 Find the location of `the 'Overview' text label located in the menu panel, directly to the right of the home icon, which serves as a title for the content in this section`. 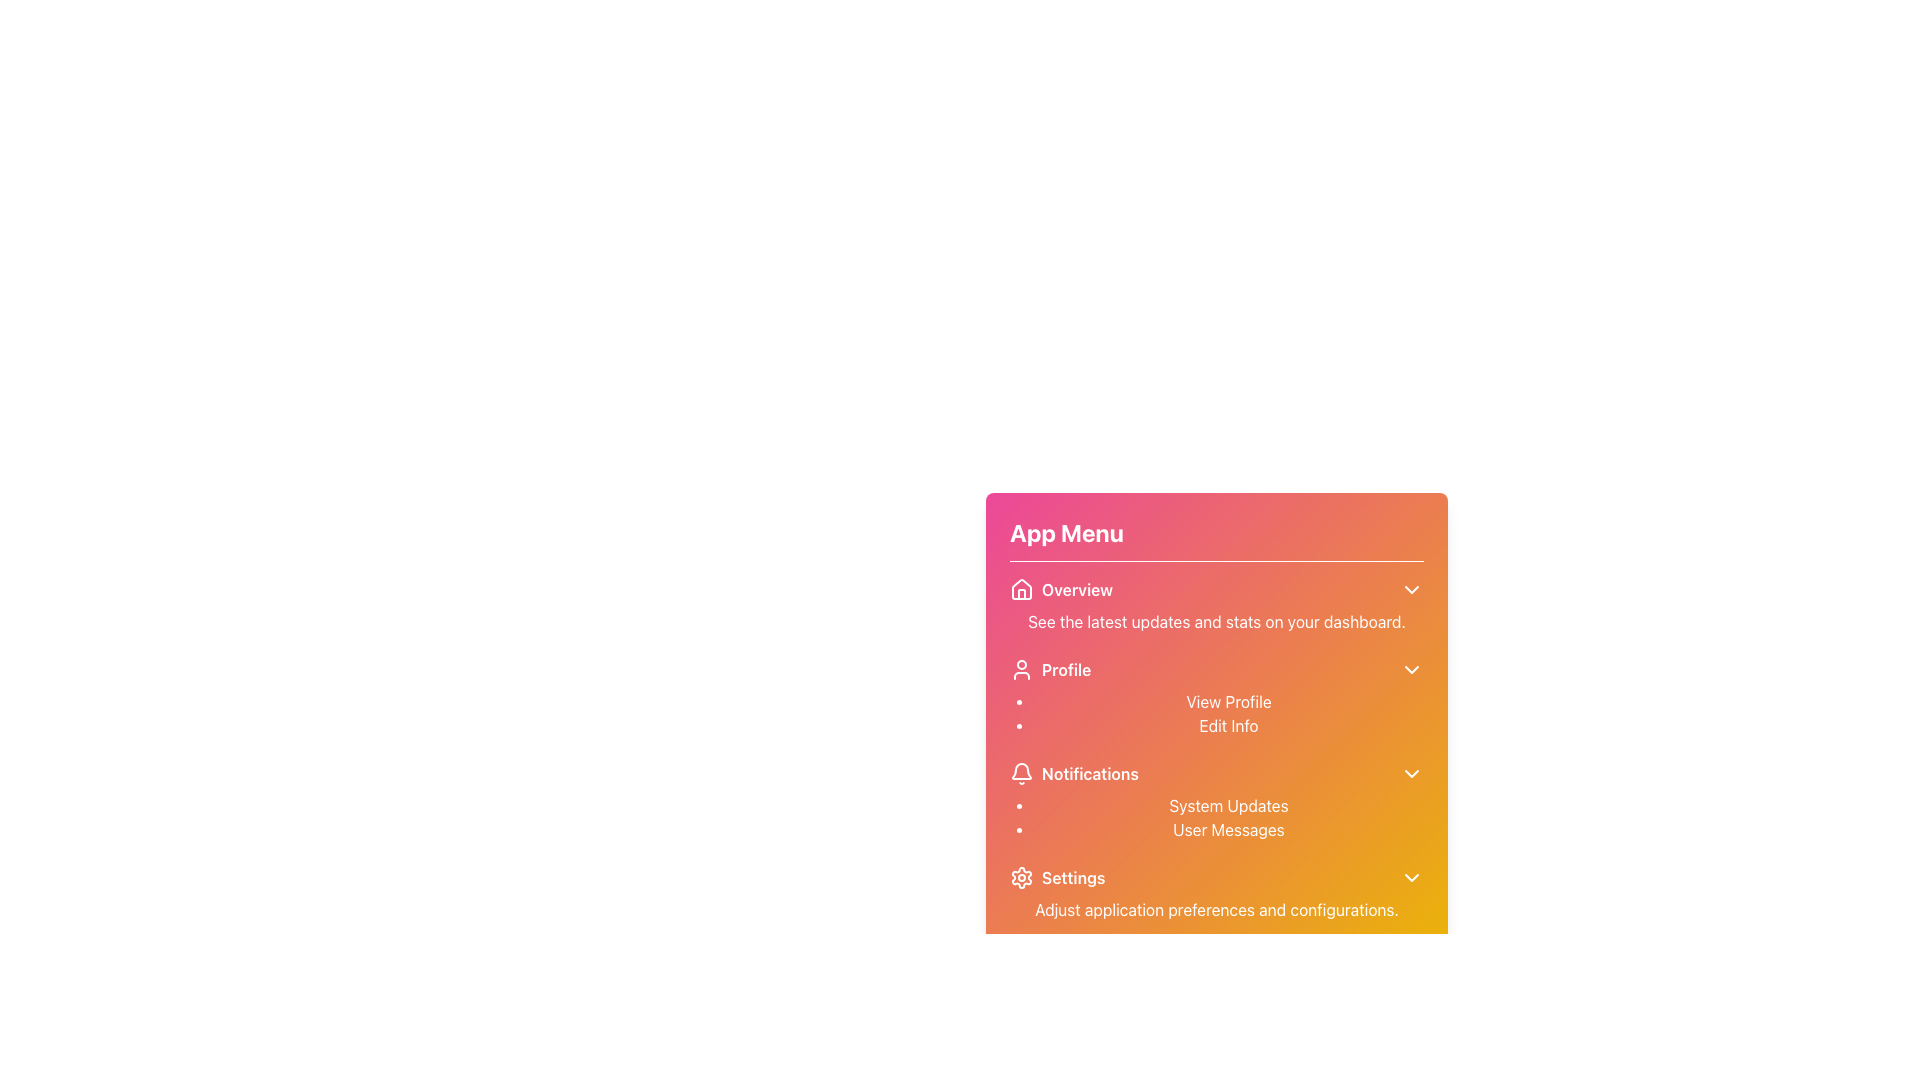

the 'Overview' text label located in the menu panel, directly to the right of the home icon, which serves as a title for the content in this section is located at coordinates (1076, 589).